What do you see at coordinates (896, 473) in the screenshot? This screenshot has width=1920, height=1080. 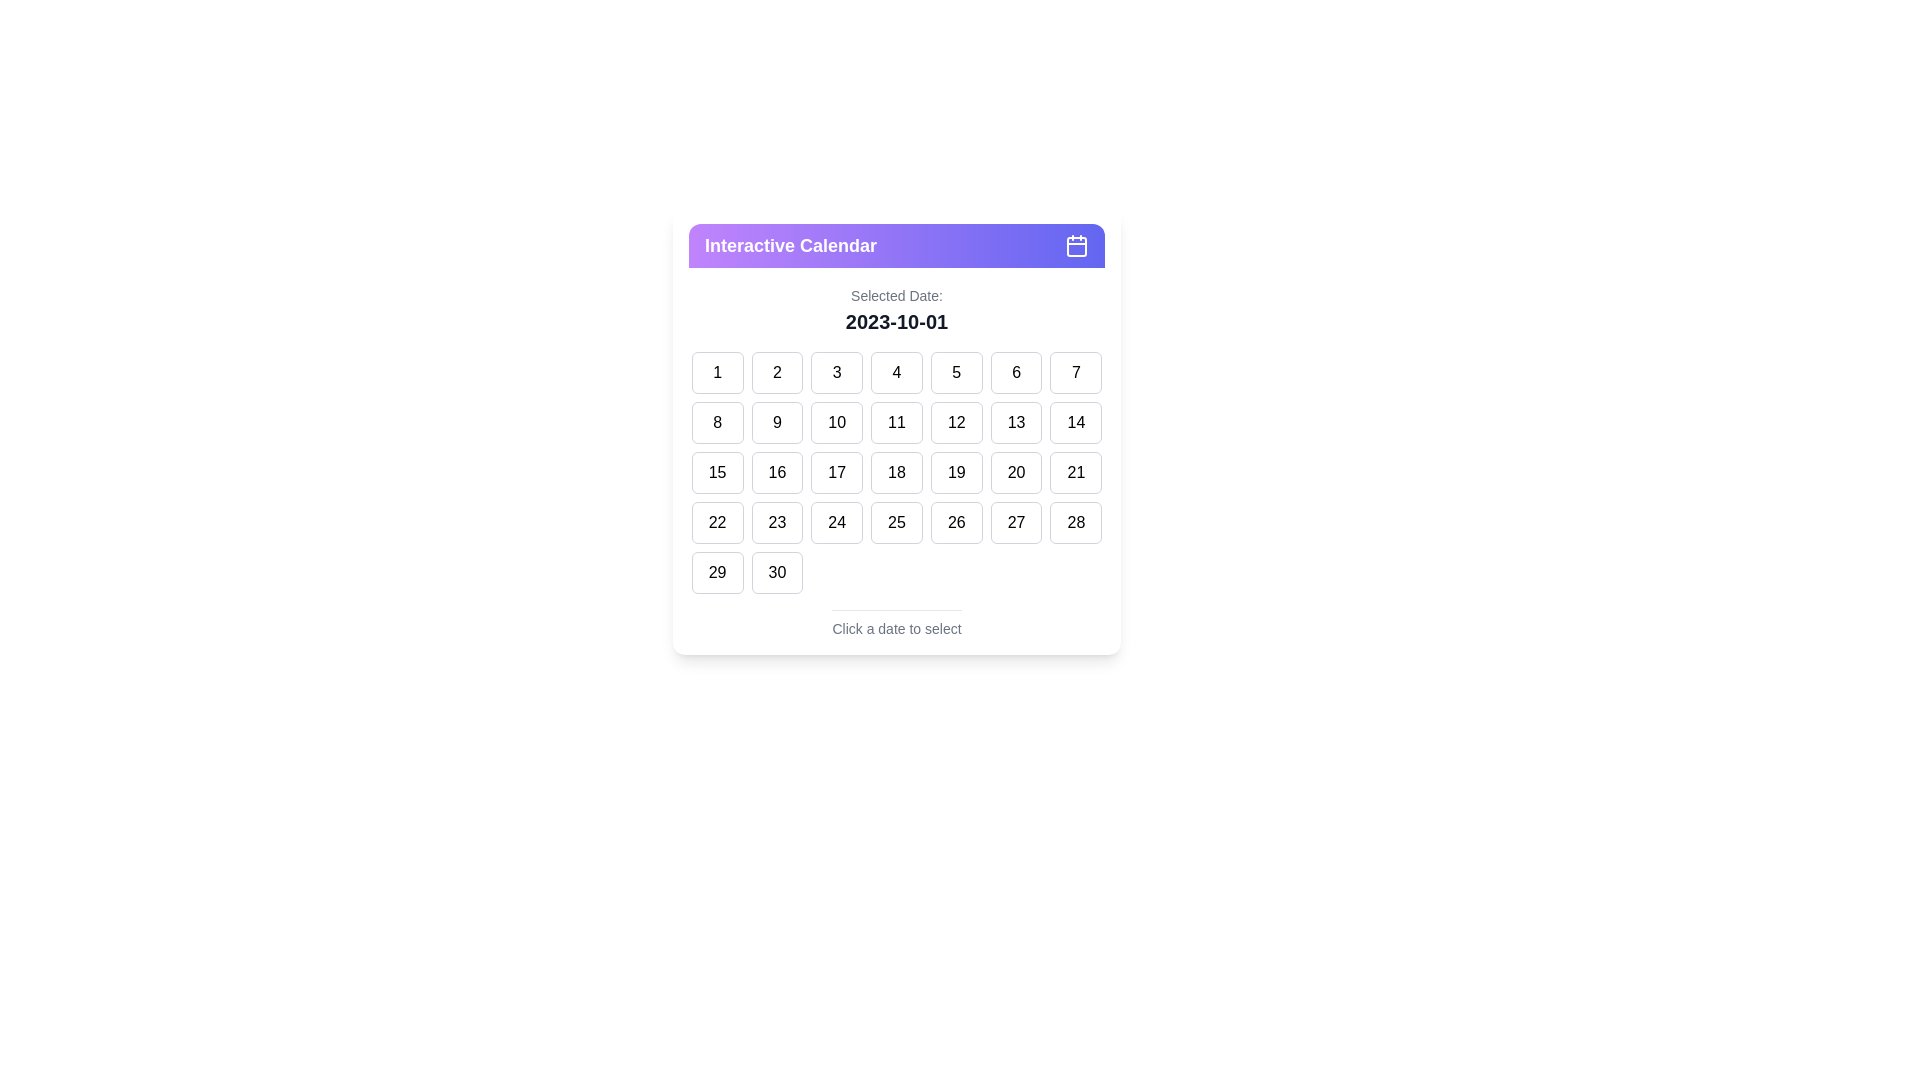 I see `the button representing the date 18 in the calendar interface` at bounding box center [896, 473].